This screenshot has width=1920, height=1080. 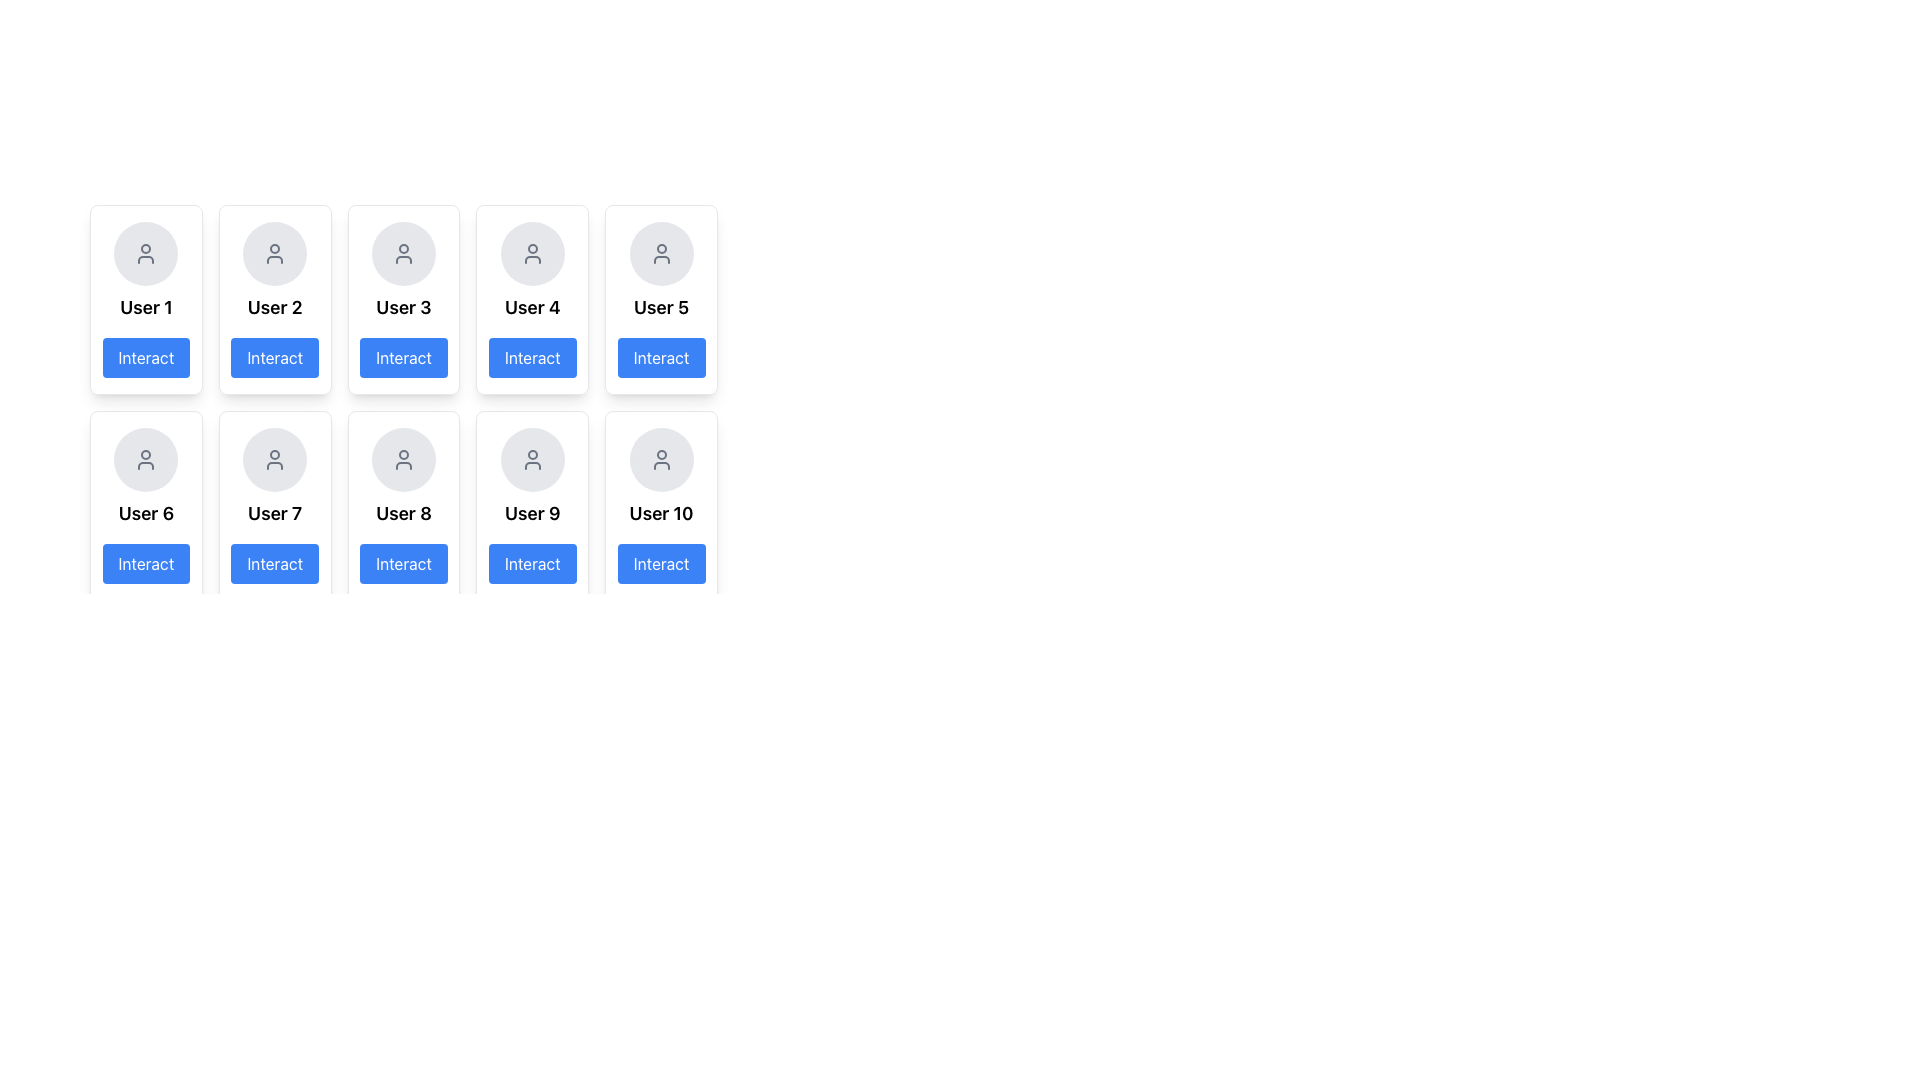 What do you see at coordinates (402, 512) in the screenshot?
I see `the text label displaying 'User 8', which is styled with medium font size and bold weight, located below the user avatar in the card layout` at bounding box center [402, 512].